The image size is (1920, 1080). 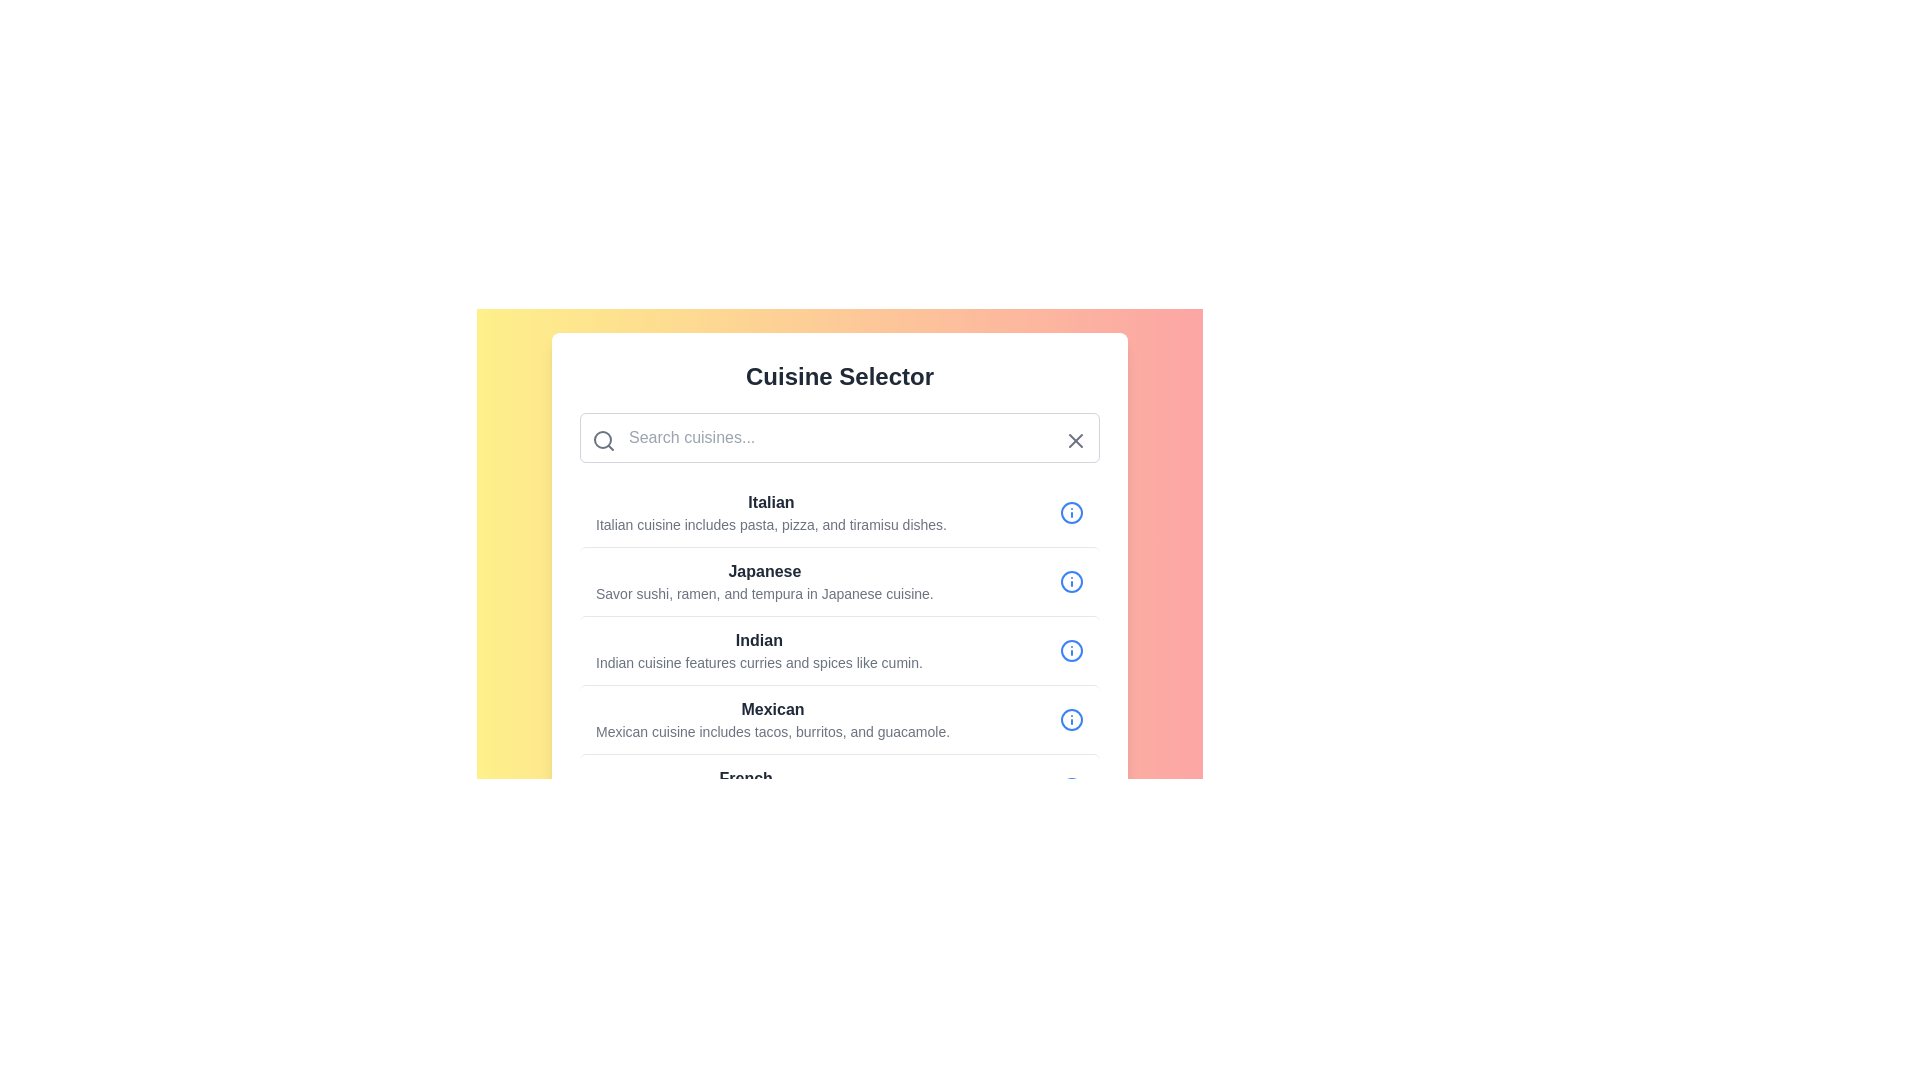 I want to click on the fourth list item labeled 'Mexican', which includes a bold header and an information icon on the right, so click(x=840, y=718).